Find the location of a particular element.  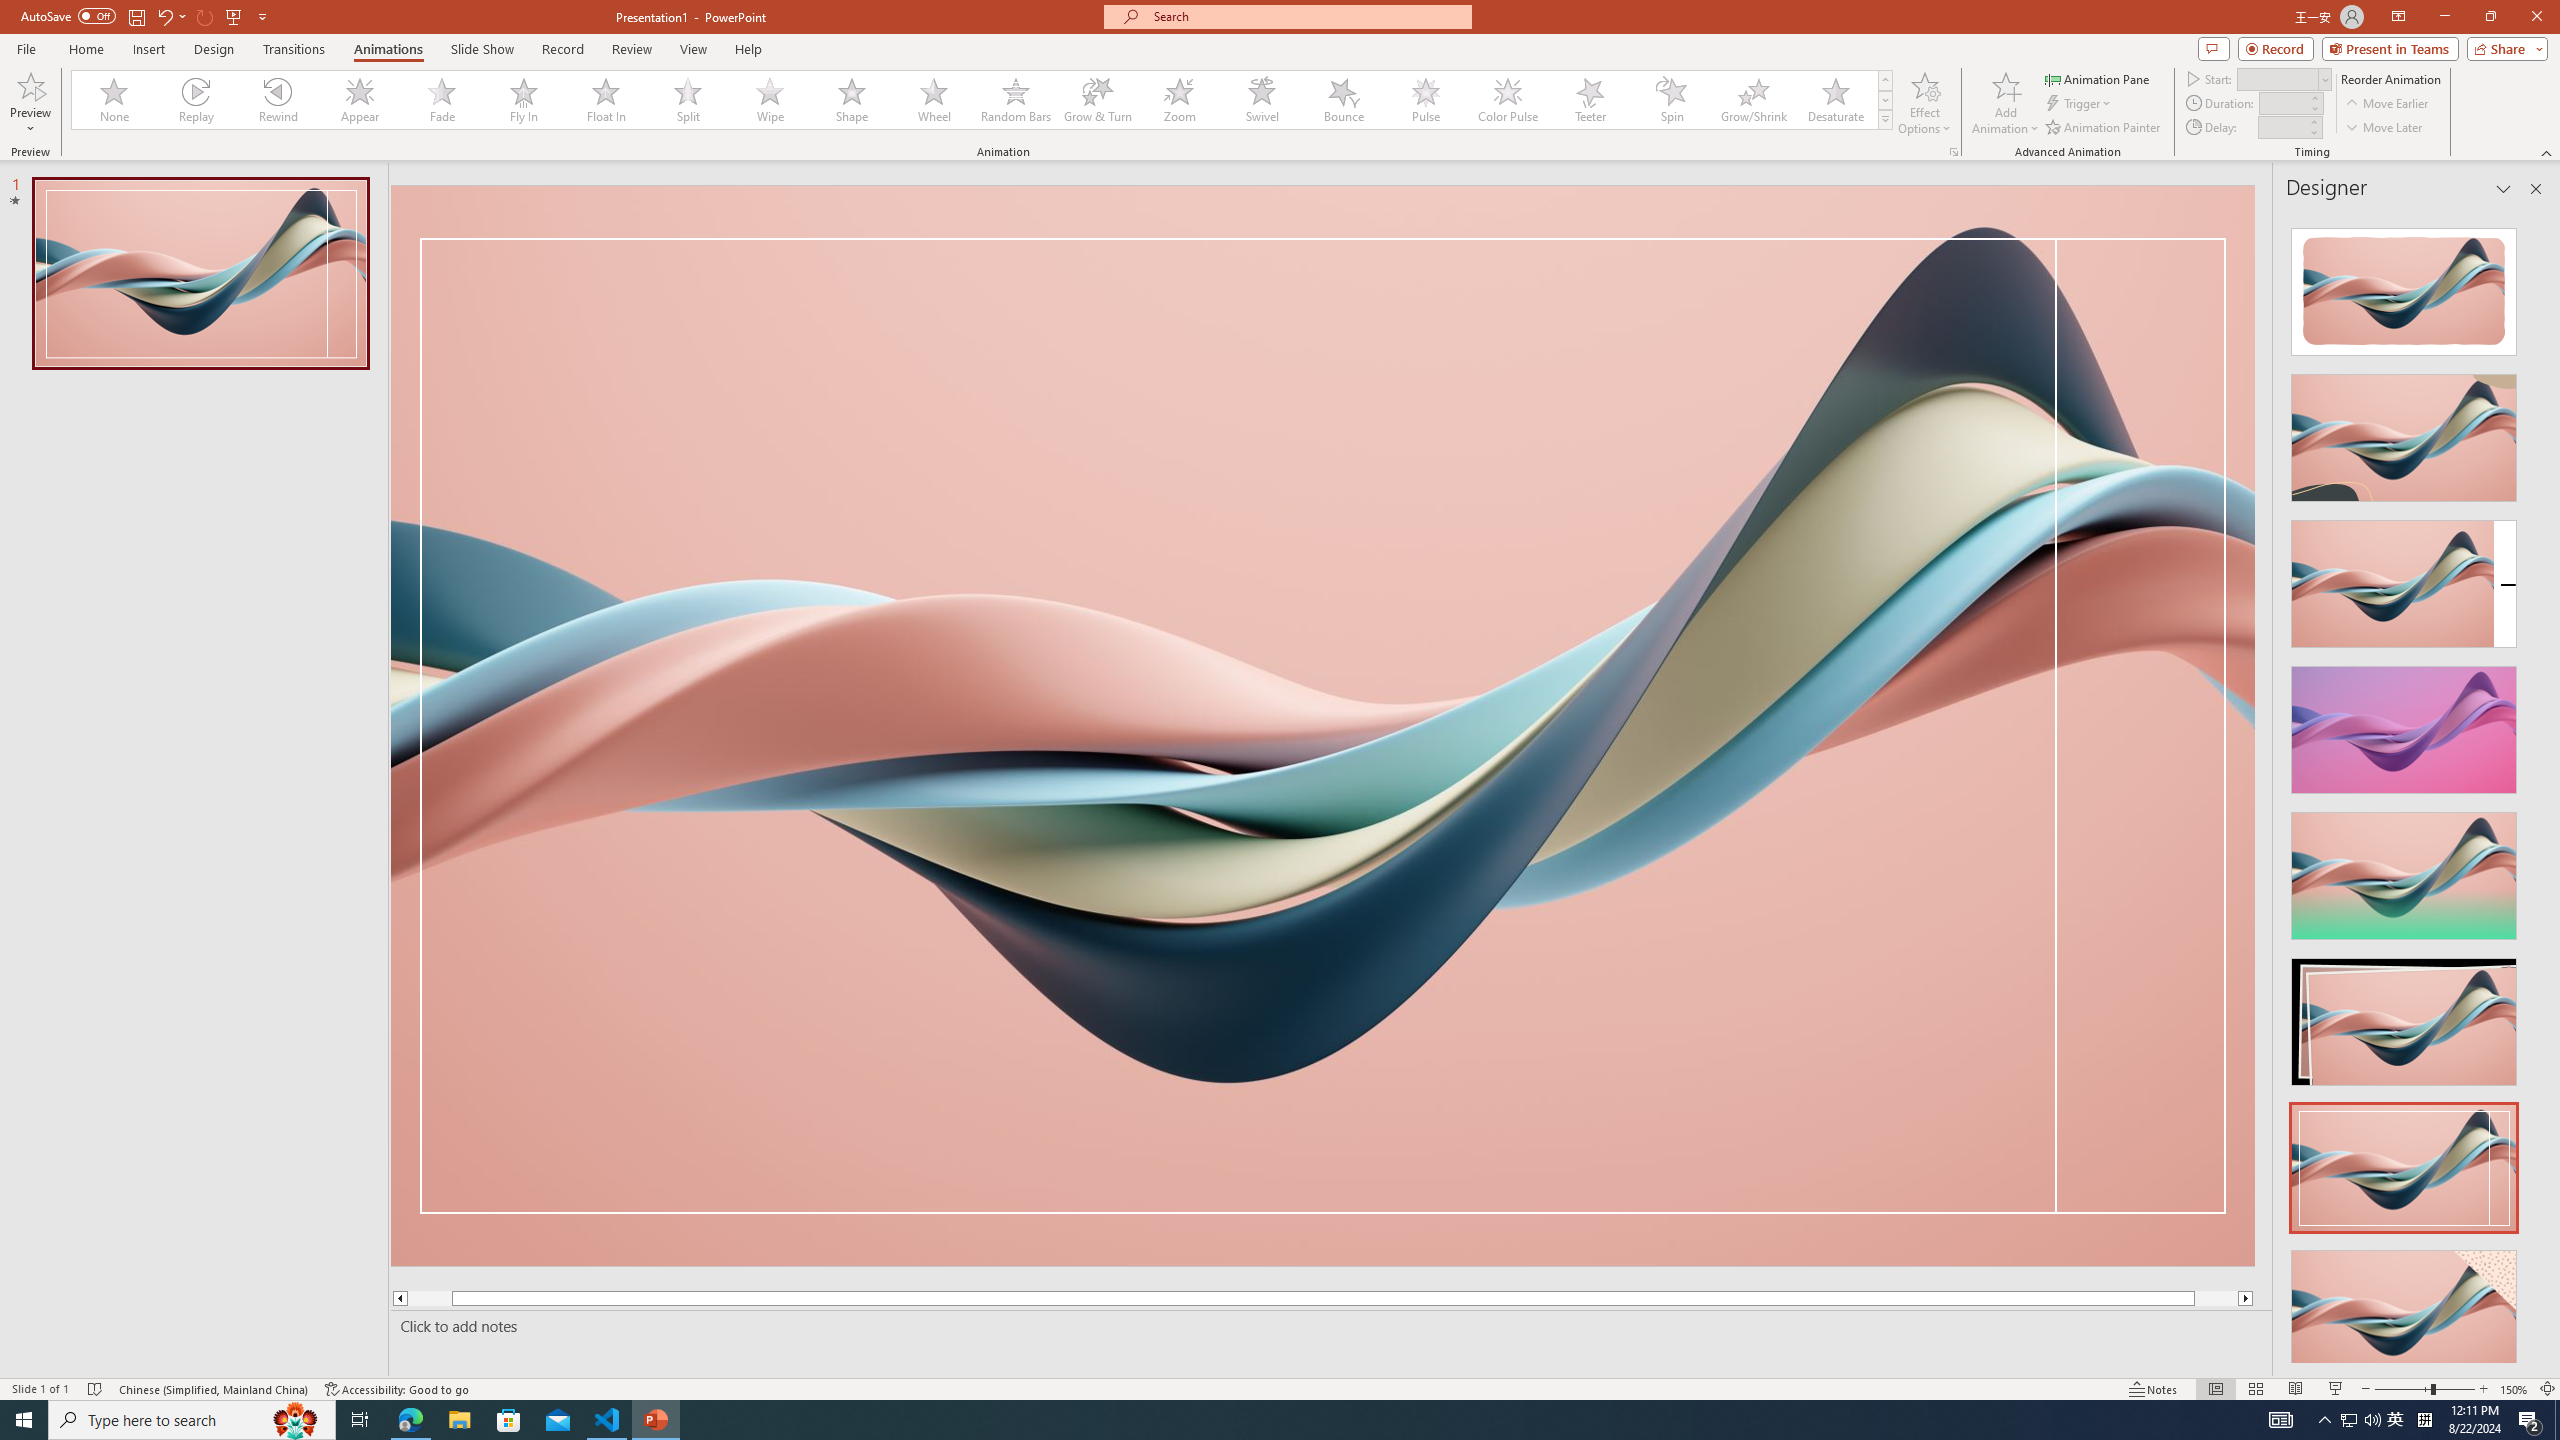

'Split' is located at coordinates (688, 99).